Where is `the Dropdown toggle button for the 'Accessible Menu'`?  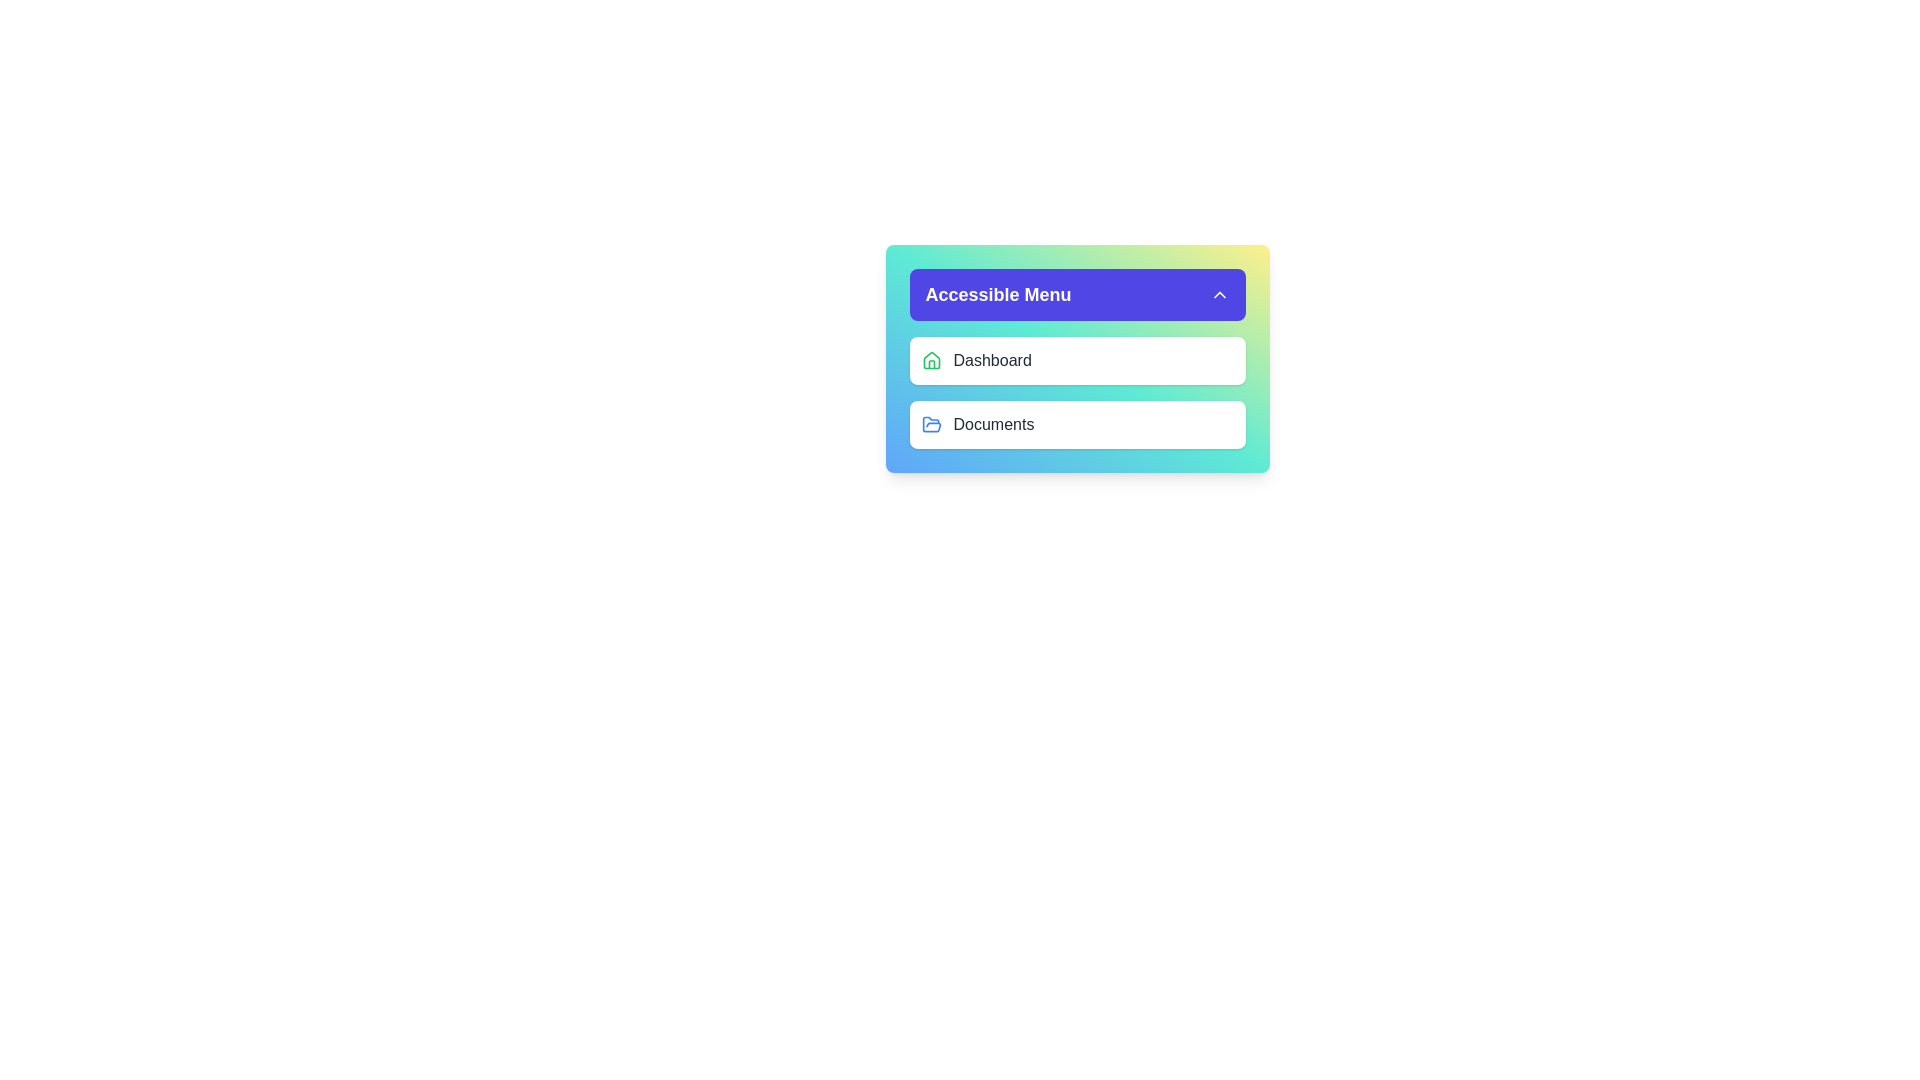
the Dropdown toggle button for the 'Accessible Menu' is located at coordinates (1076, 294).